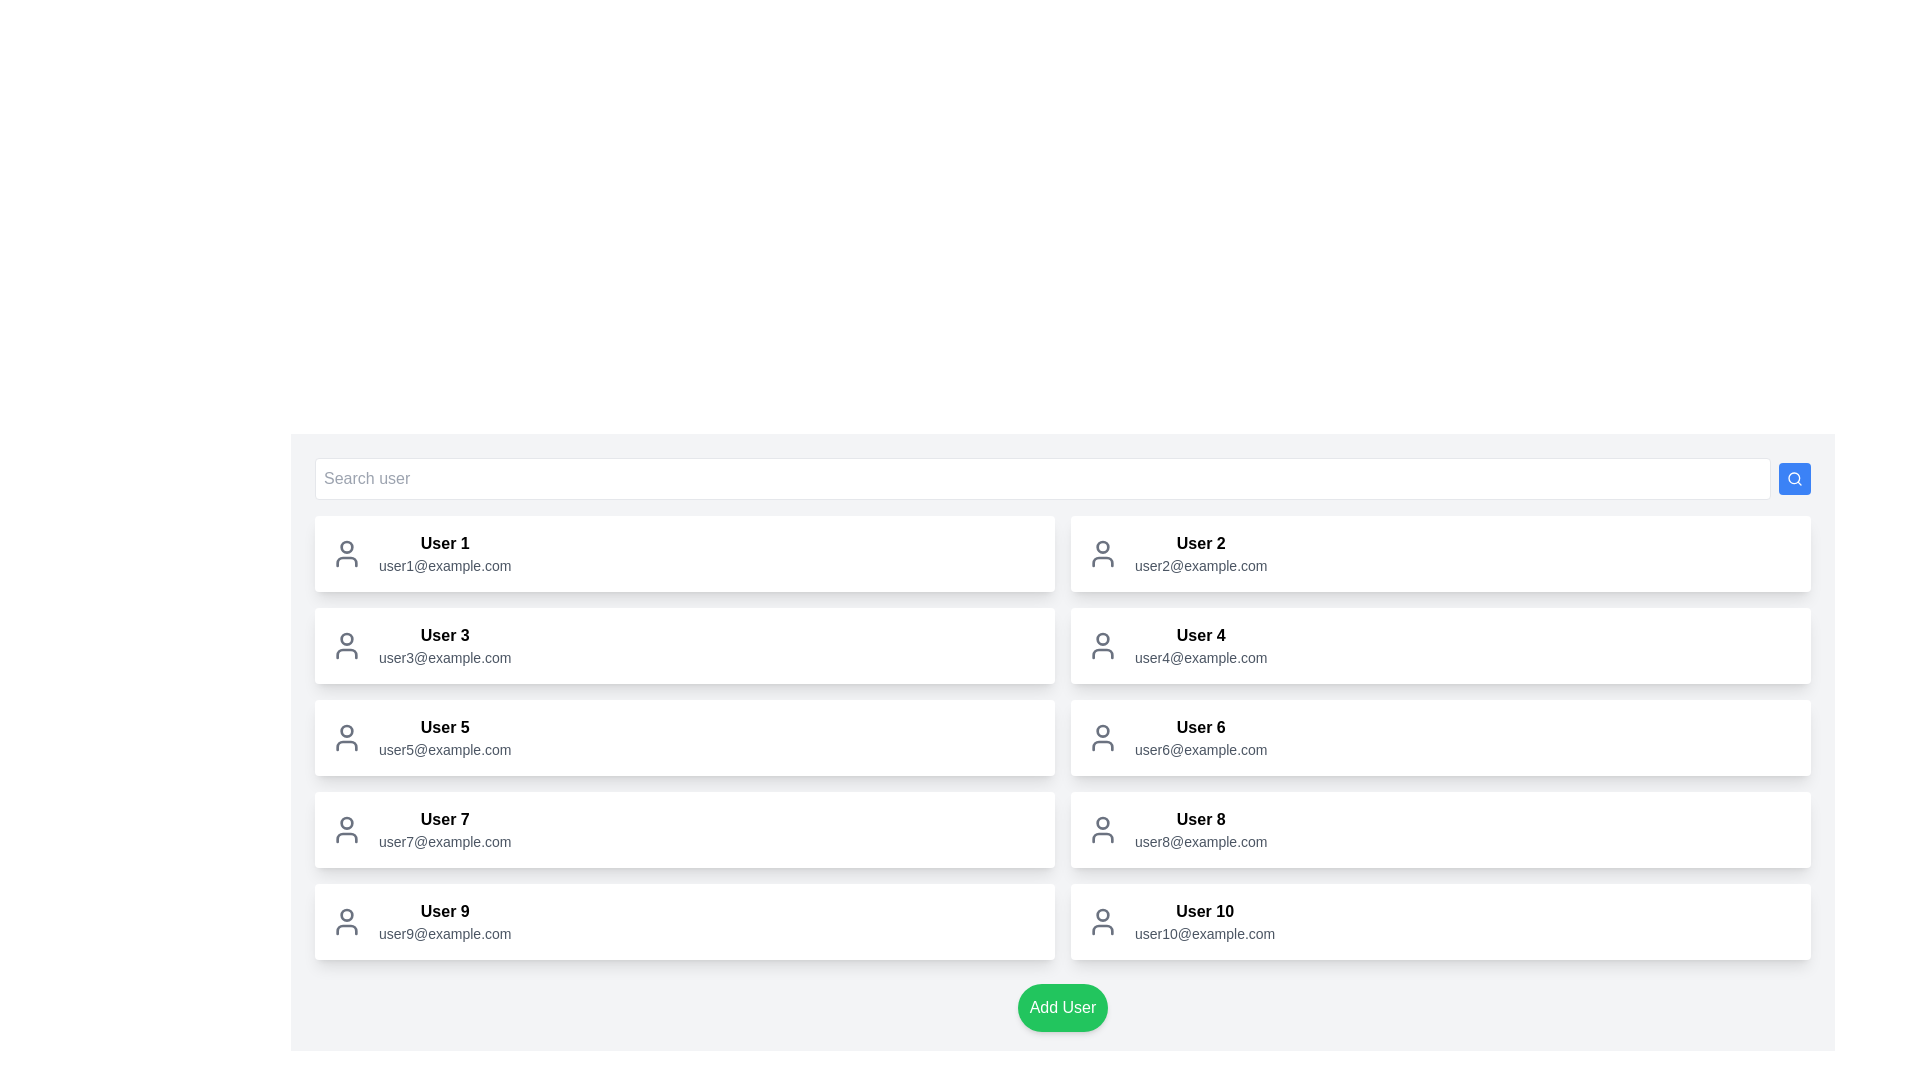  What do you see at coordinates (444, 737) in the screenshot?
I see `the text block displaying the name and email address of the user, which is located in the first column, third row of user cards in the layout` at bounding box center [444, 737].